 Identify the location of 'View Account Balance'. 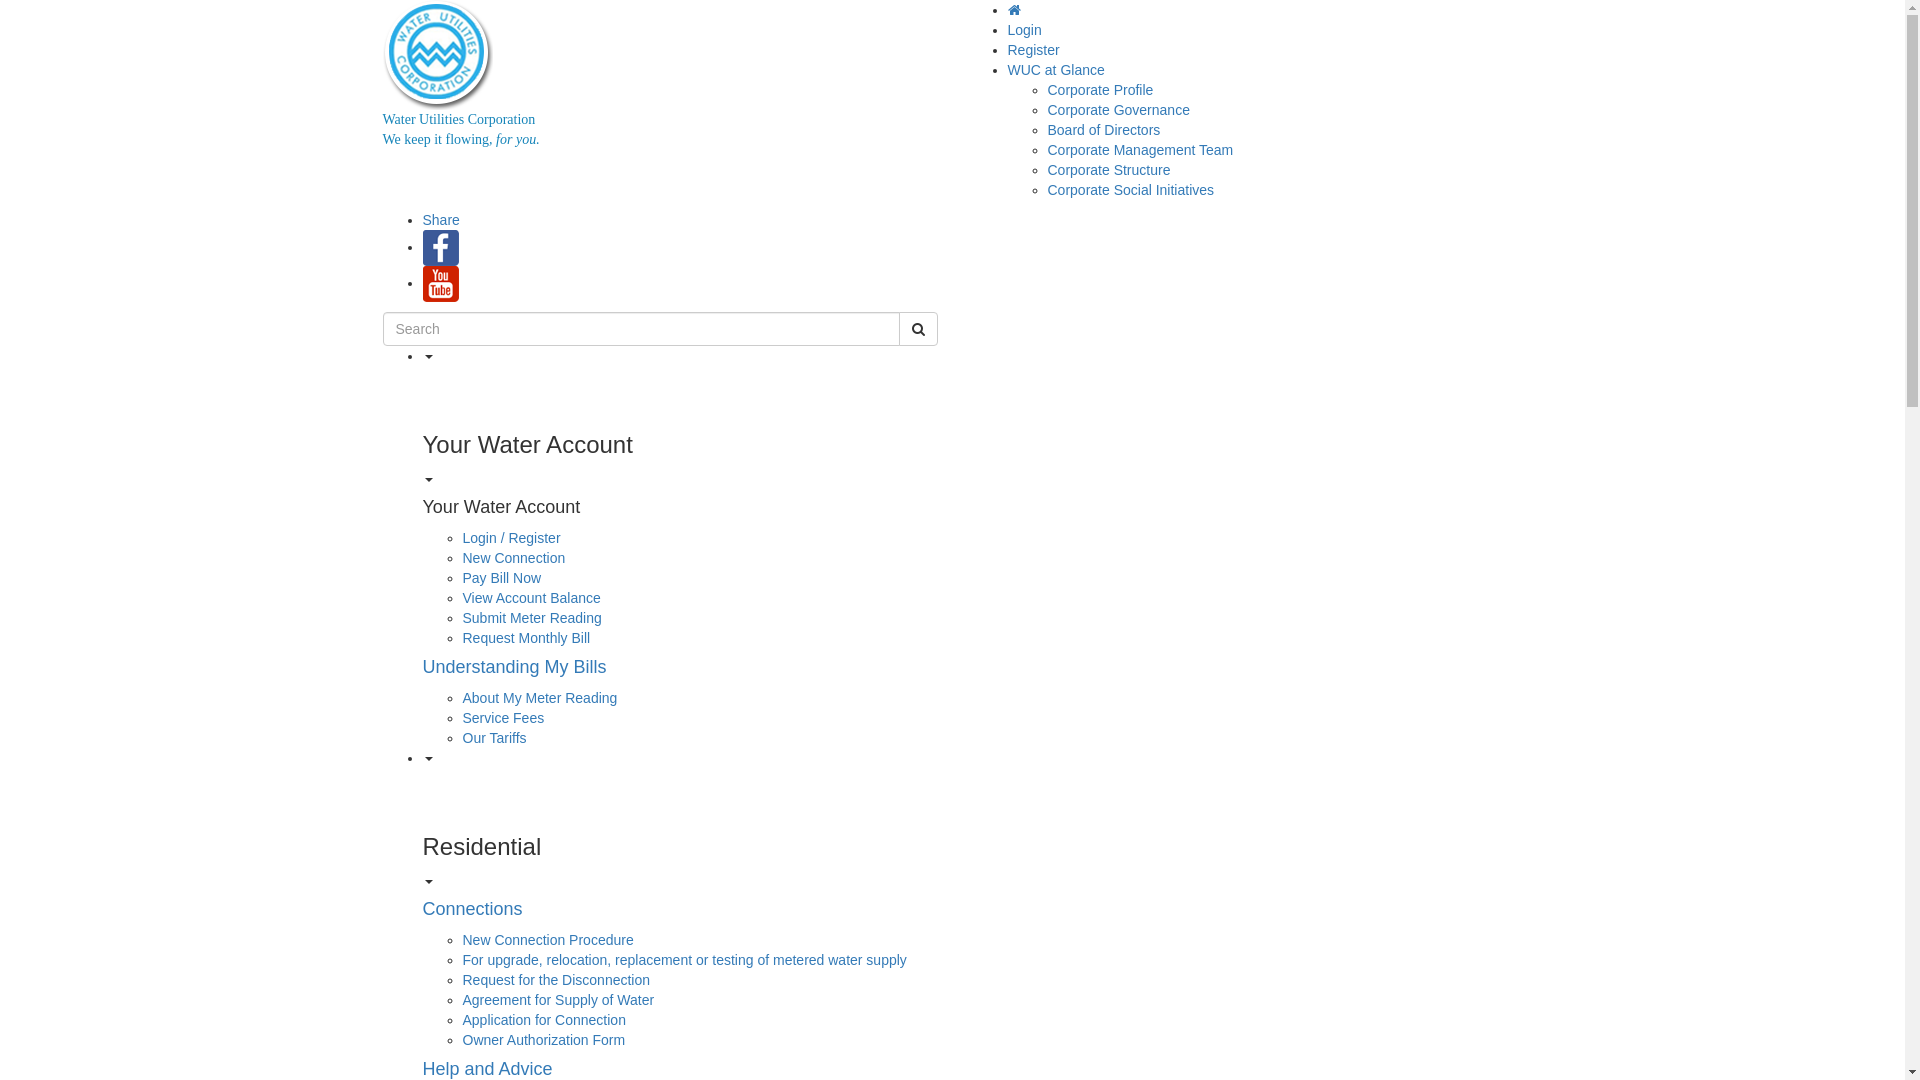
(531, 596).